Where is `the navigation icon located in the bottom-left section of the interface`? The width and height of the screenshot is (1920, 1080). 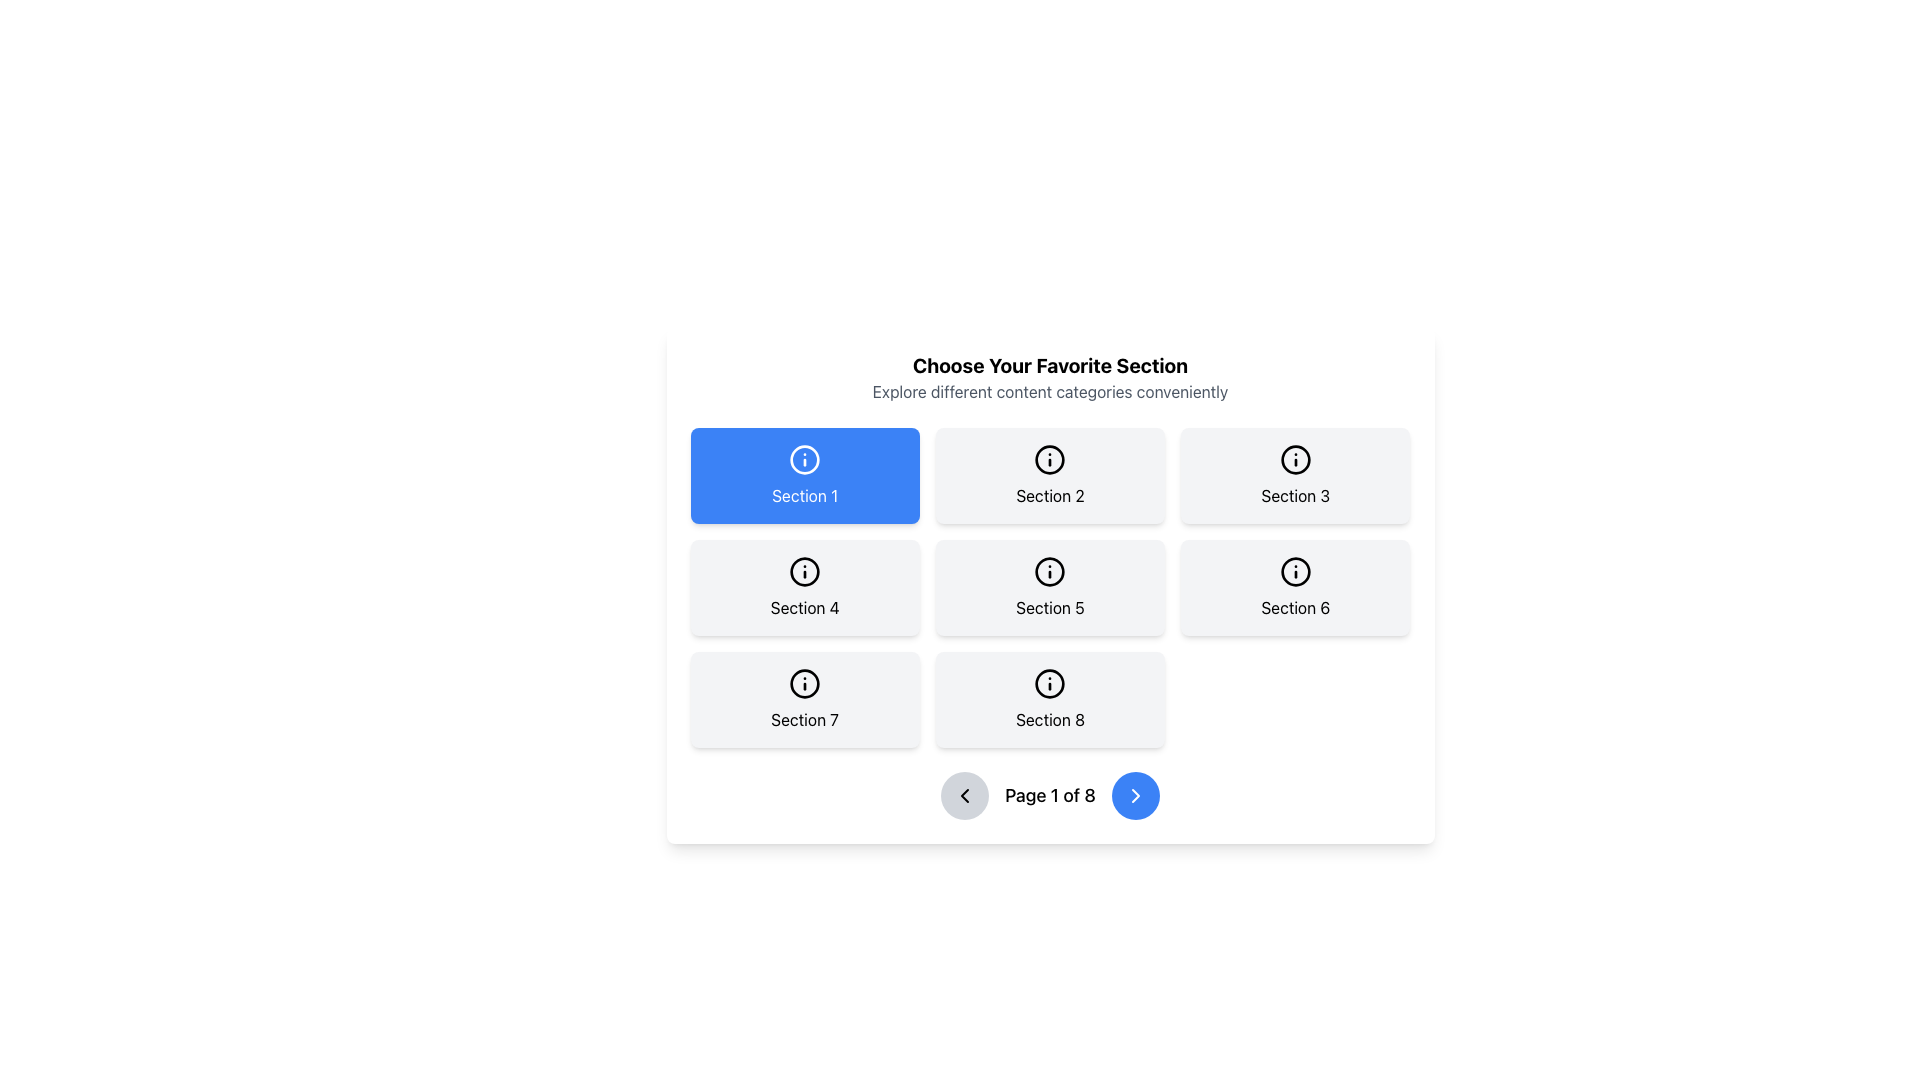
the navigation icon located in the bottom-left section of the interface is located at coordinates (965, 794).